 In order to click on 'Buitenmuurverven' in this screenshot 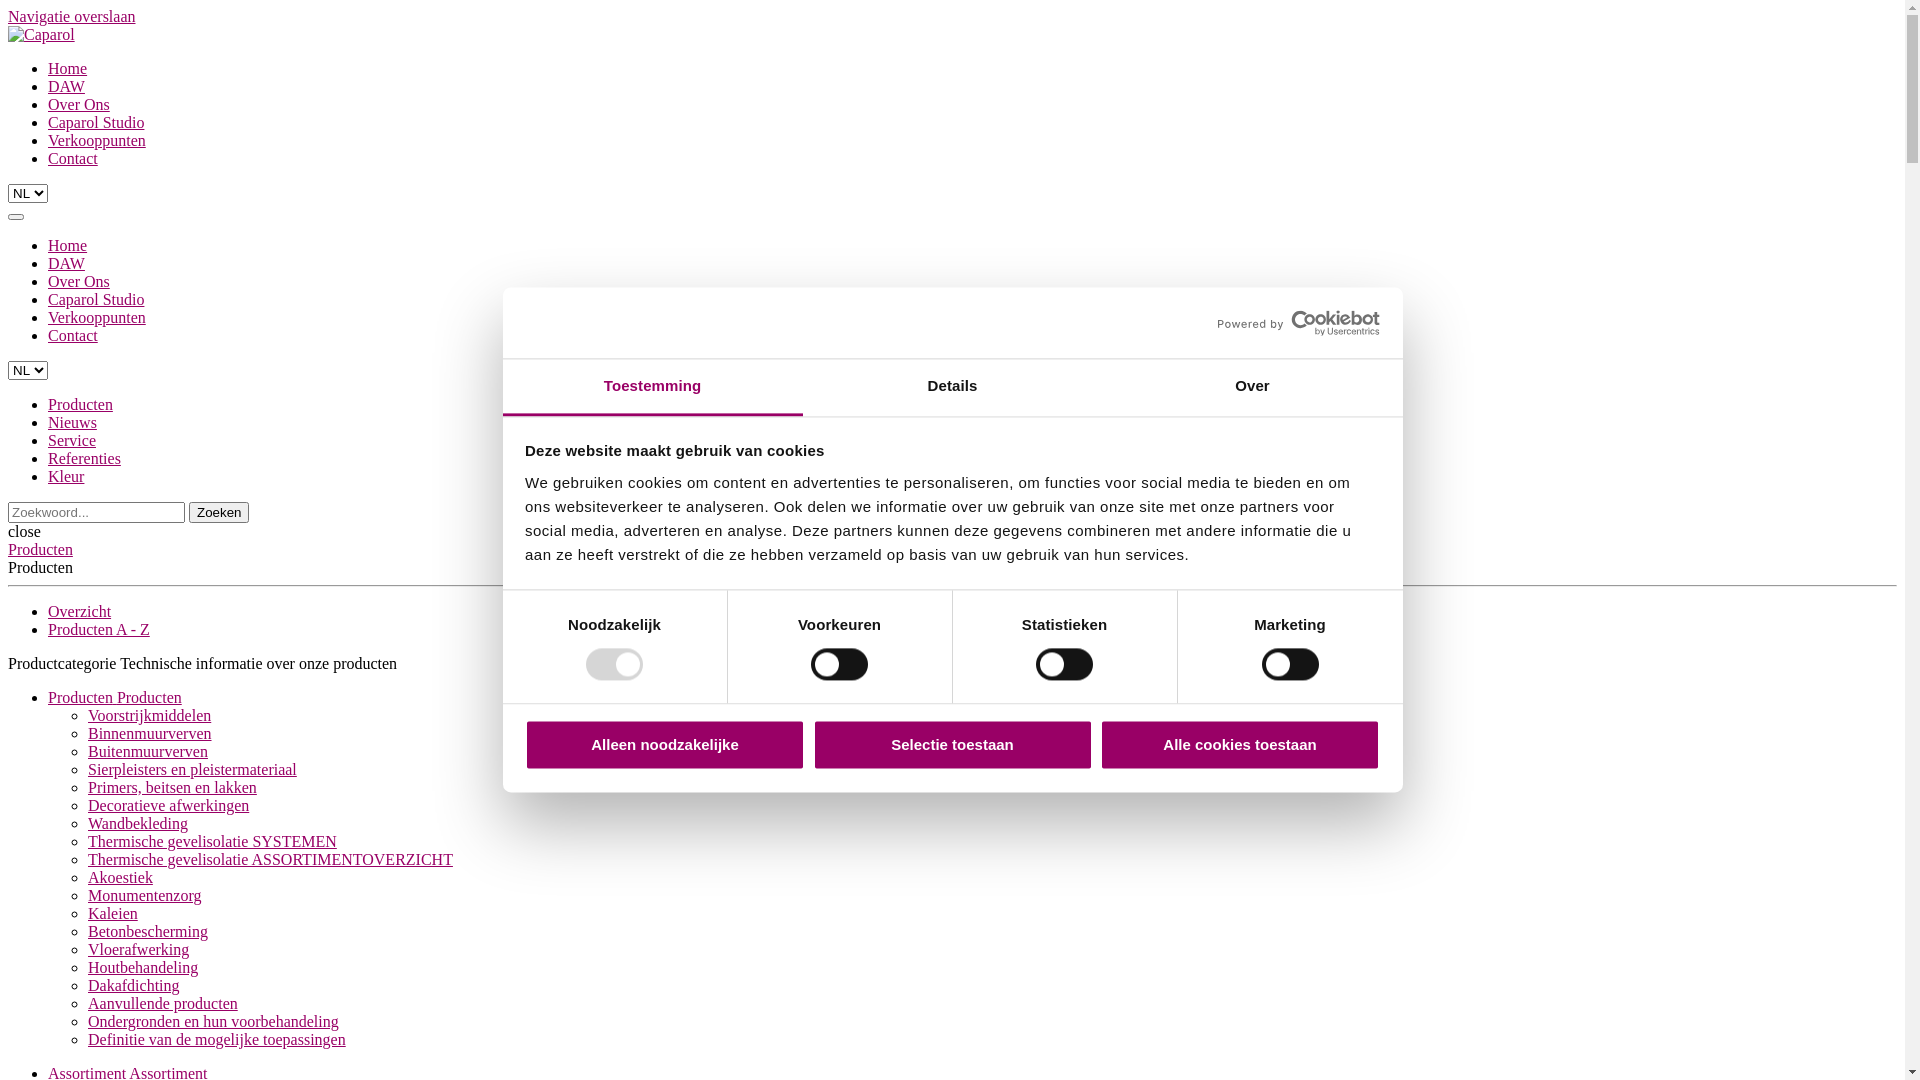, I will do `click(147, 751)`.